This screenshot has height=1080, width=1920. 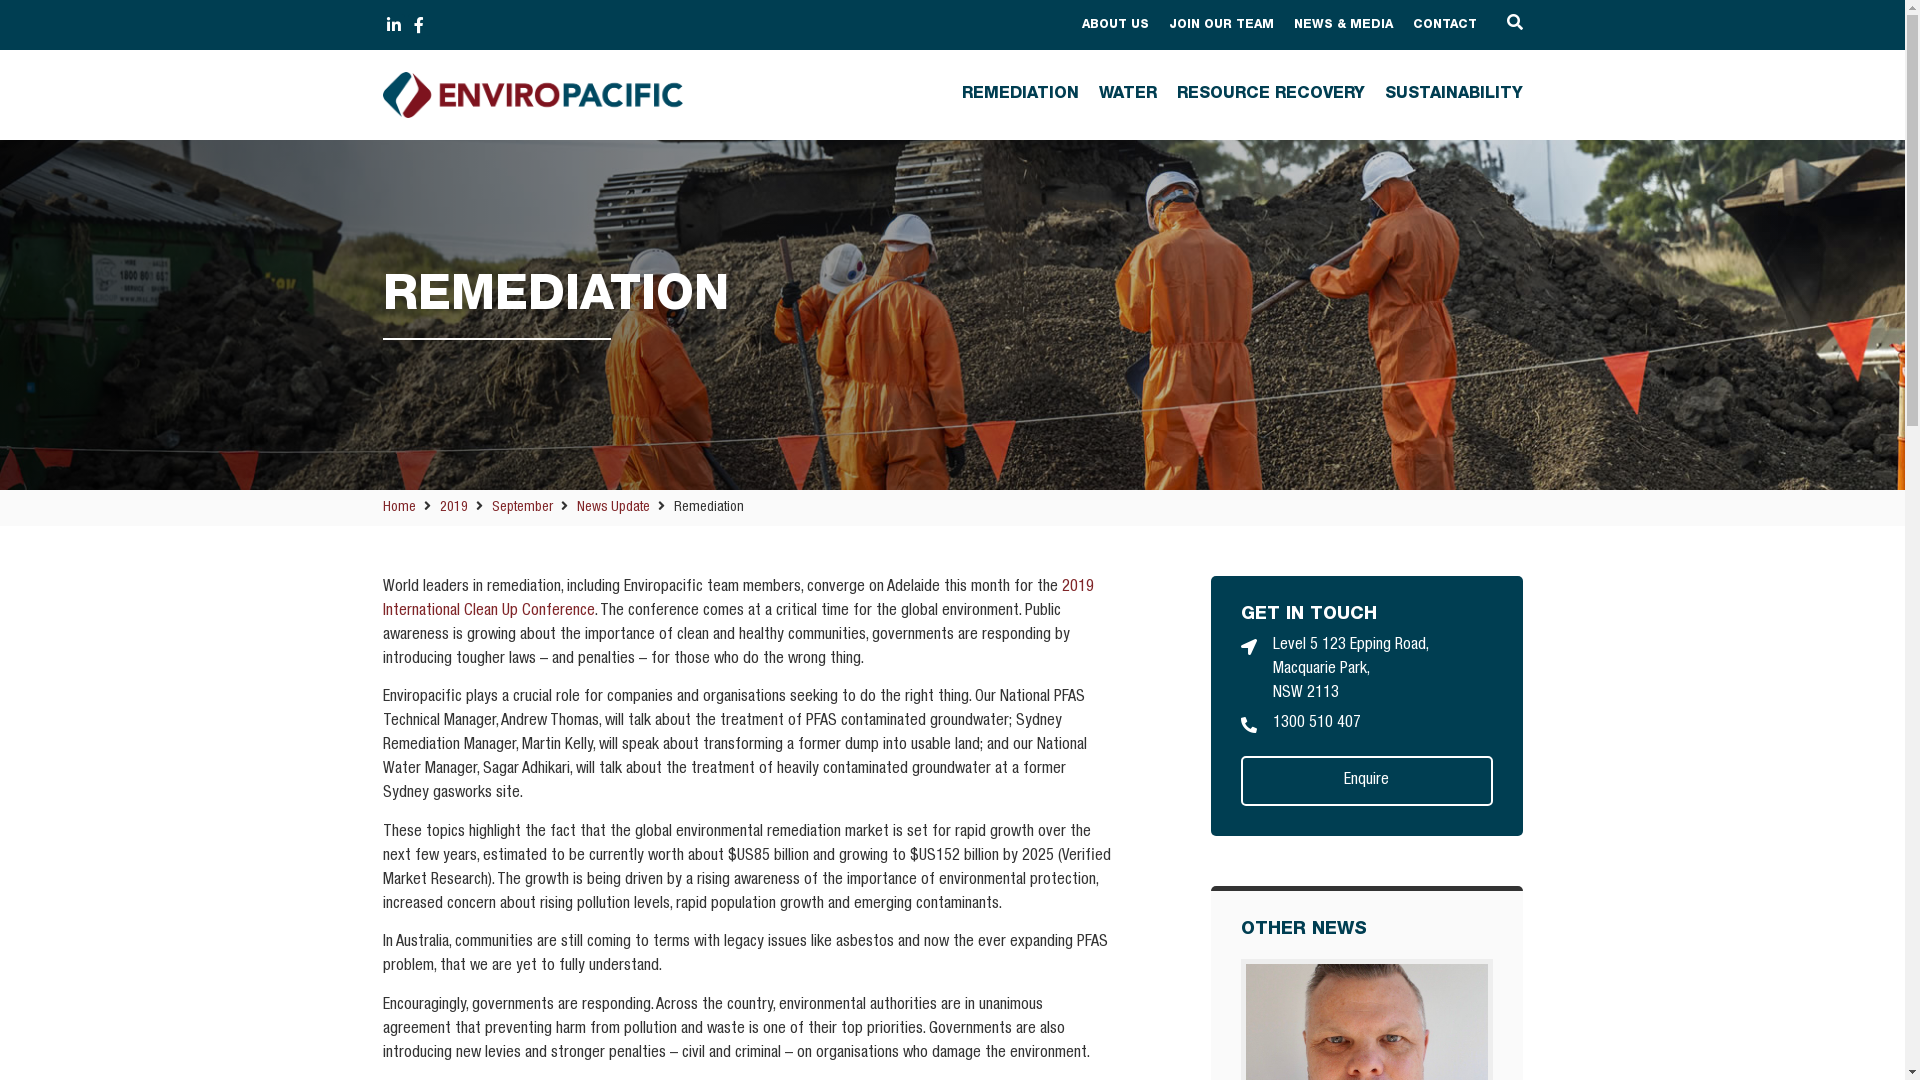 What do you see at coordinates (398, 507) in the screenshot?
I see `'Home'` at bounding box center [398, 507].